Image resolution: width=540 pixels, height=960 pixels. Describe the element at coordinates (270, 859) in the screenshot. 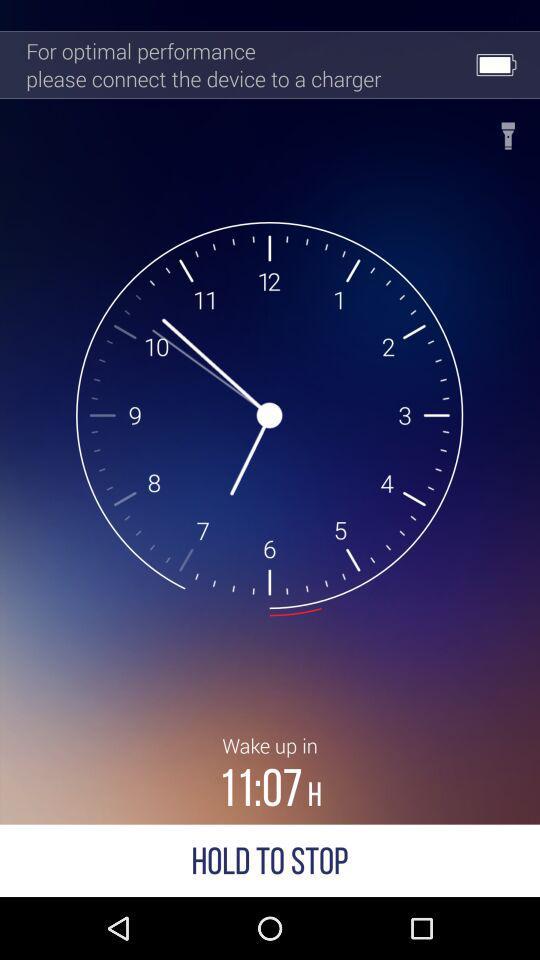

I see `the hold to stop icon` at that location.